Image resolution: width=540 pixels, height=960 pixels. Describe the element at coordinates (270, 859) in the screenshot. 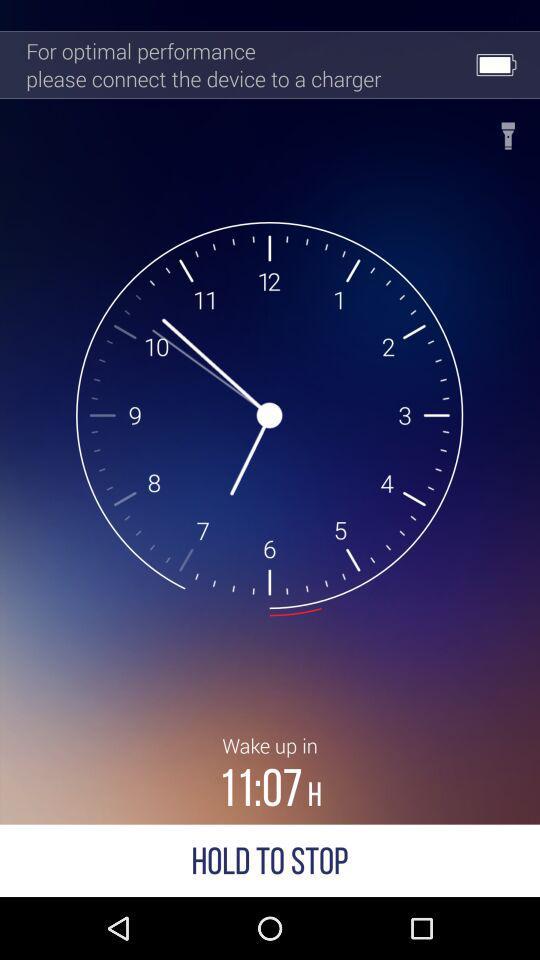

I see `the hold to stop icon` at that location.